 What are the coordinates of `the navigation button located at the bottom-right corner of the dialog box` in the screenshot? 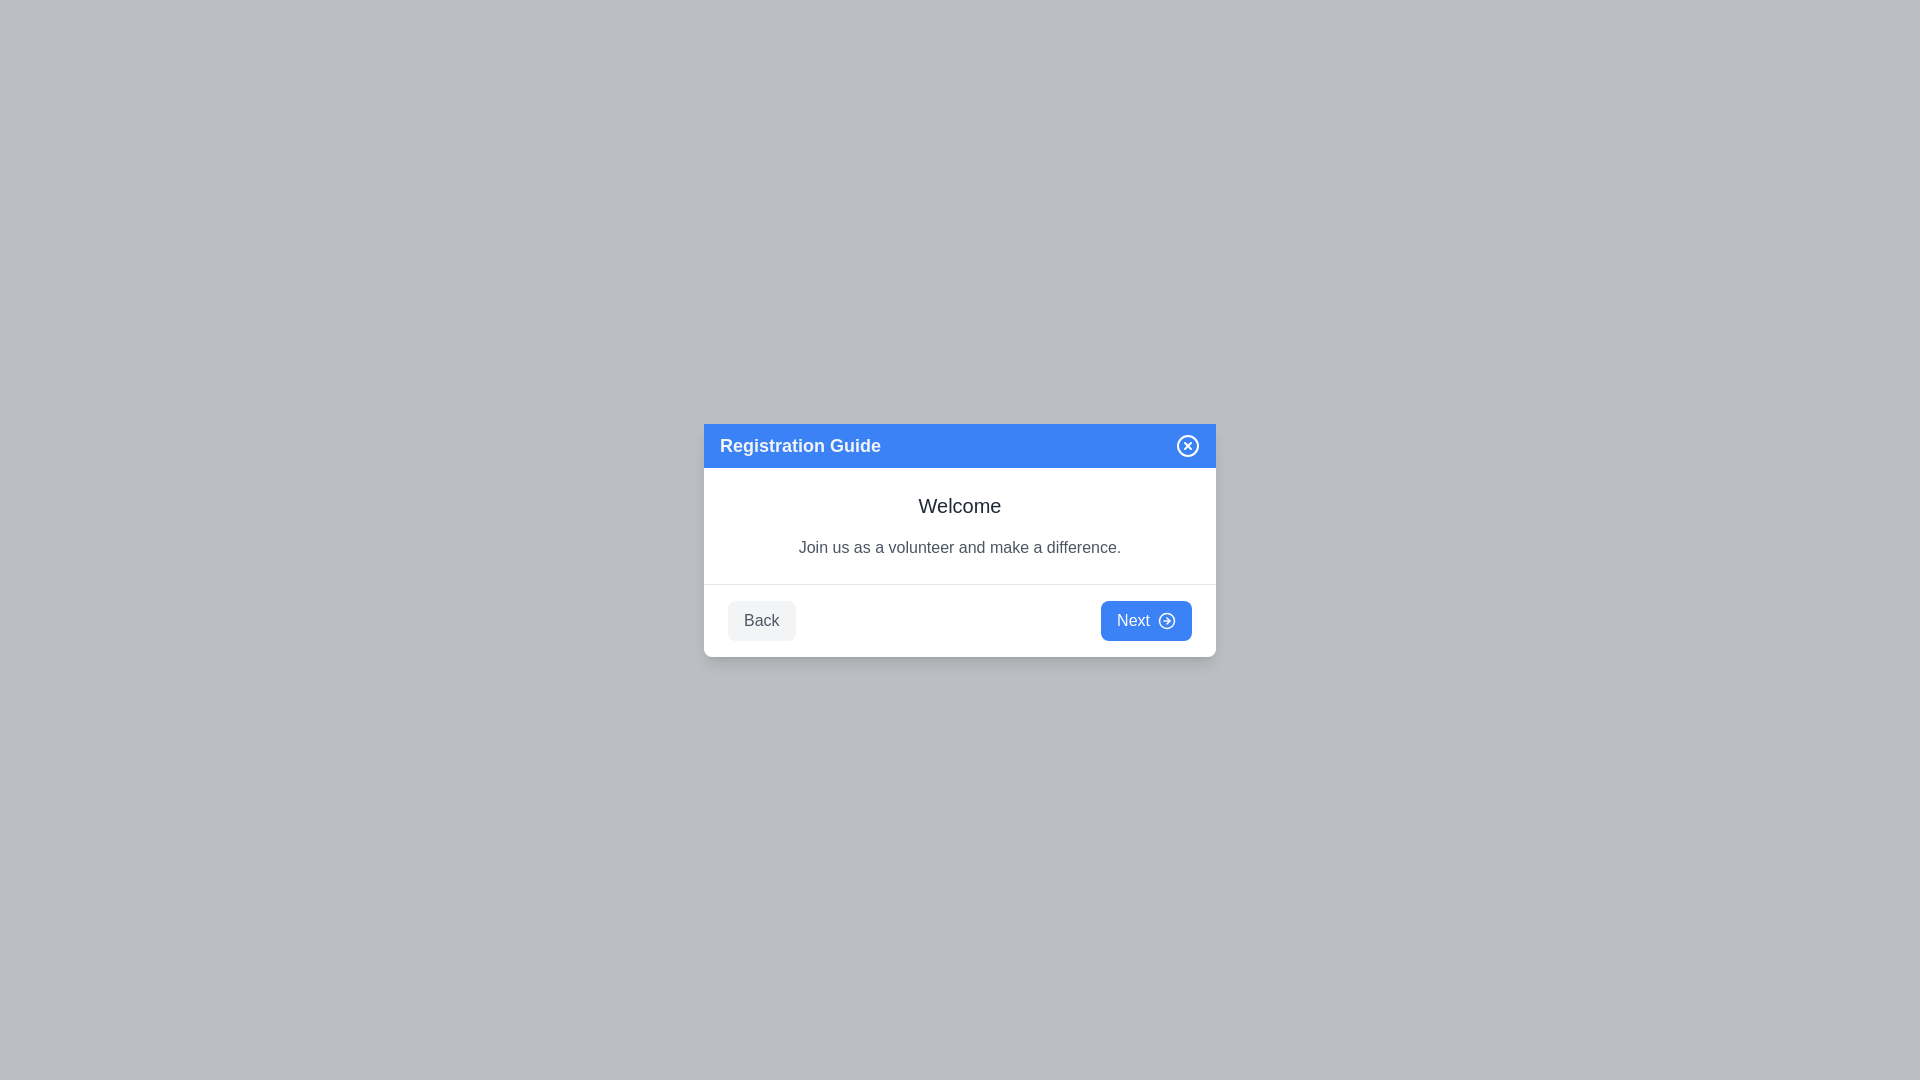 It's located at (1146, 619).